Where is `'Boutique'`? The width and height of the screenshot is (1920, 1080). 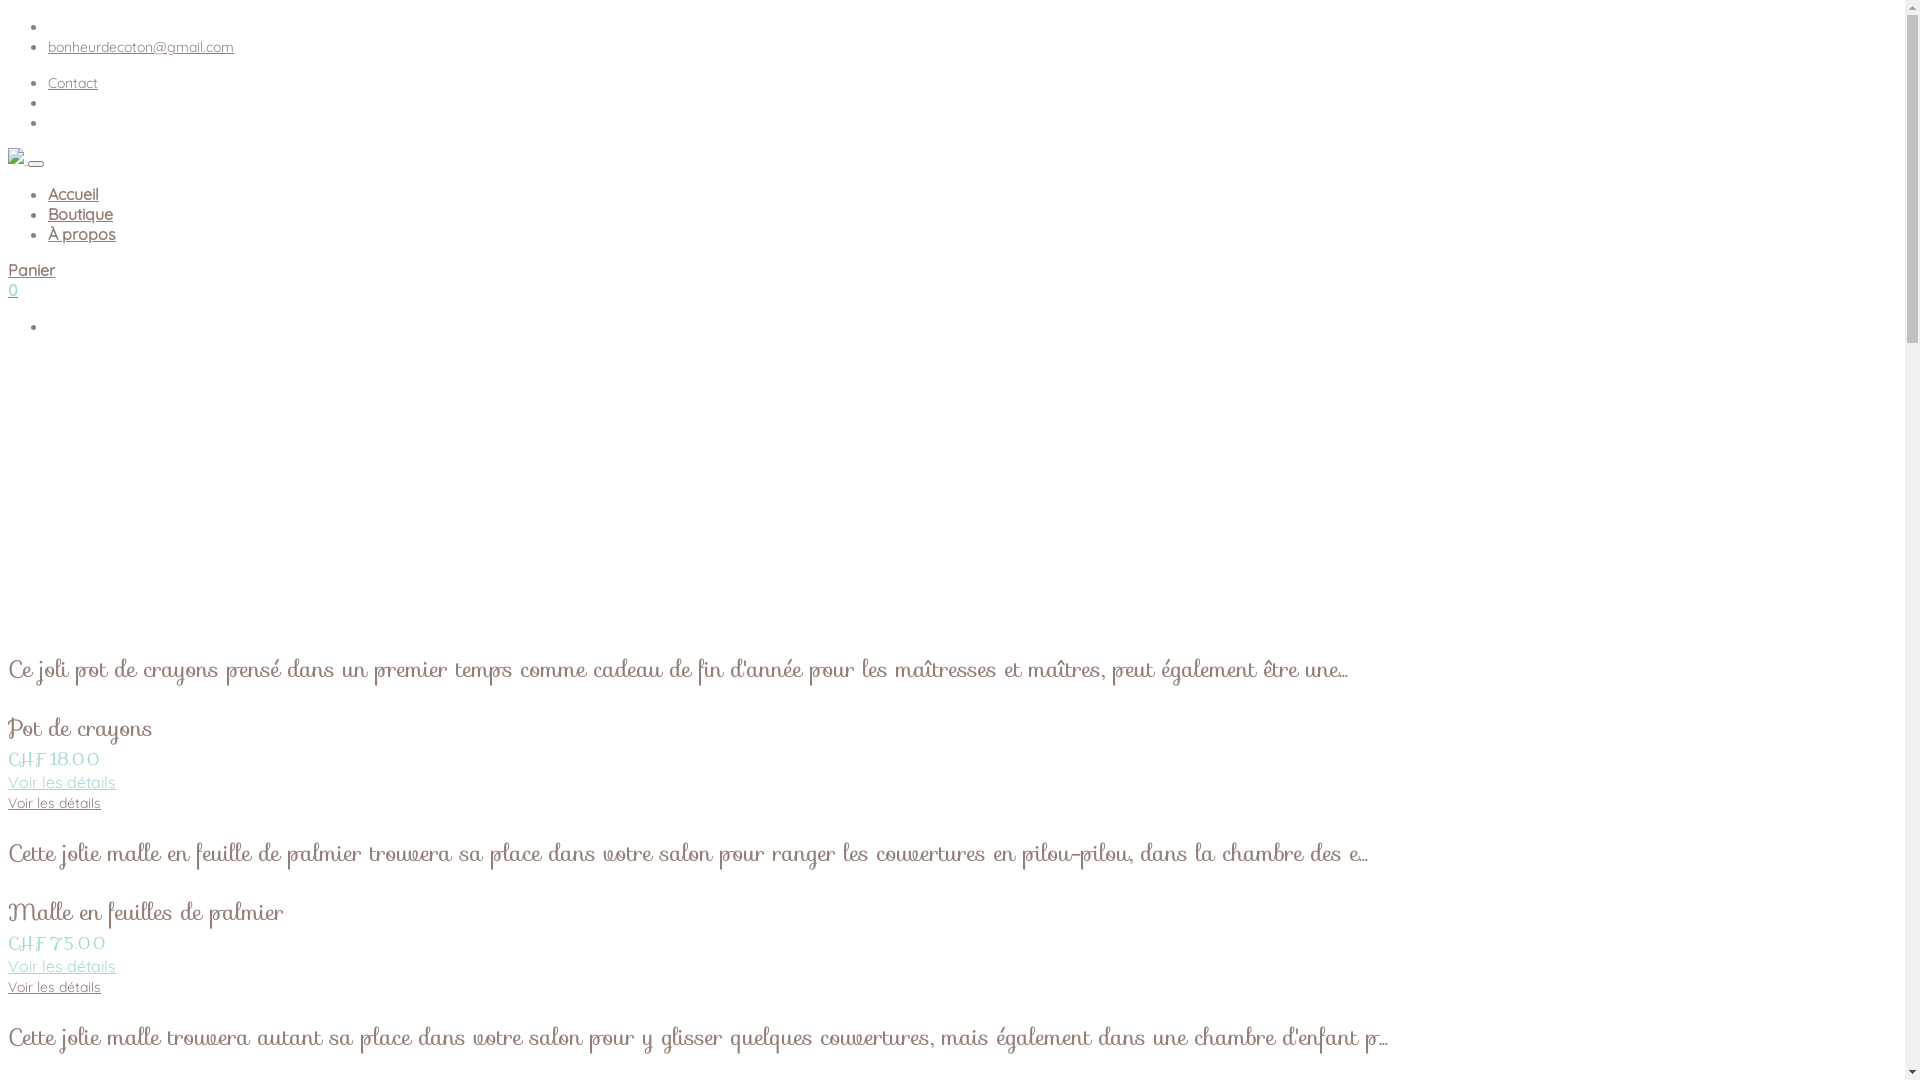 'Boutique' is located at coordinates (80, 213).